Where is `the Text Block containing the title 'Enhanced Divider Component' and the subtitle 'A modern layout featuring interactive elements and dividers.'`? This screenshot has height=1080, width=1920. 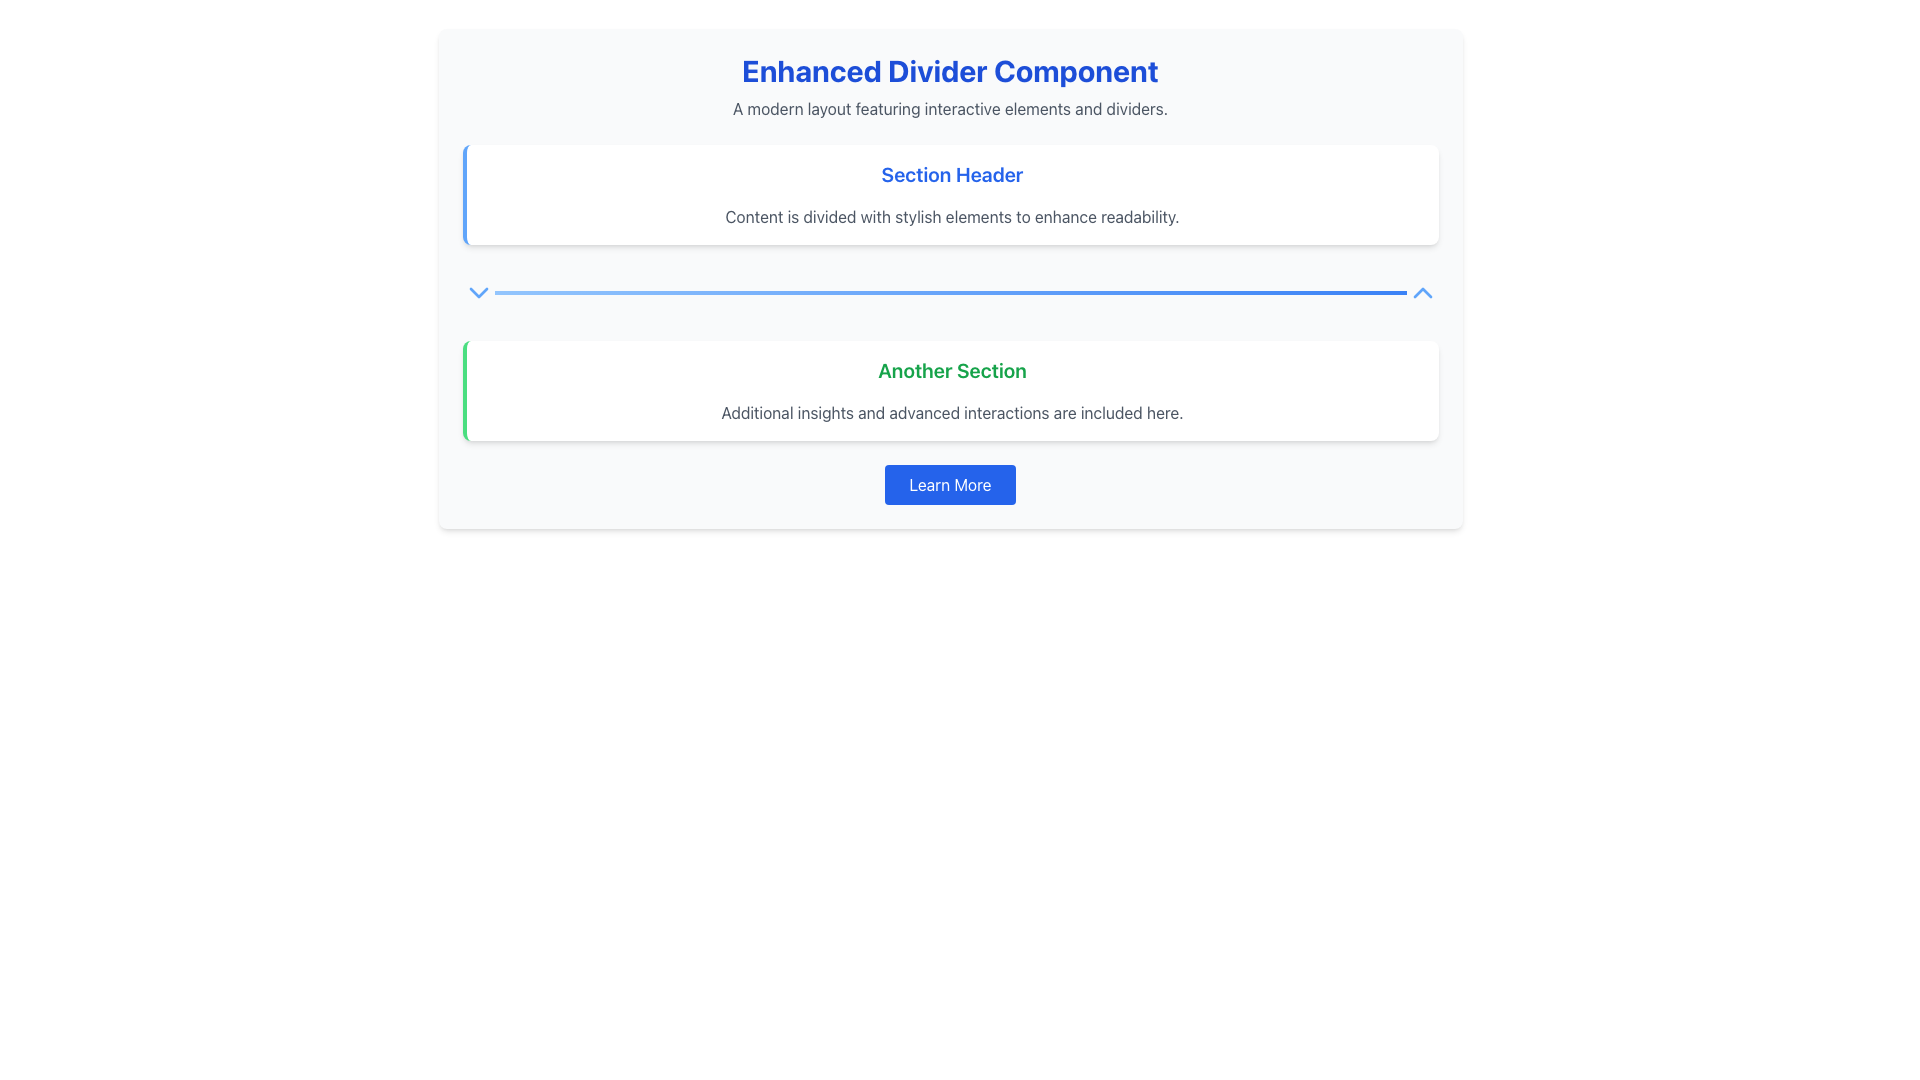
the Text Block containing the title 'Enhanced Divider Component' and the subtitle 'A modern layout featuring interactive elements and dividers.' is located at coordinates (949, 86).